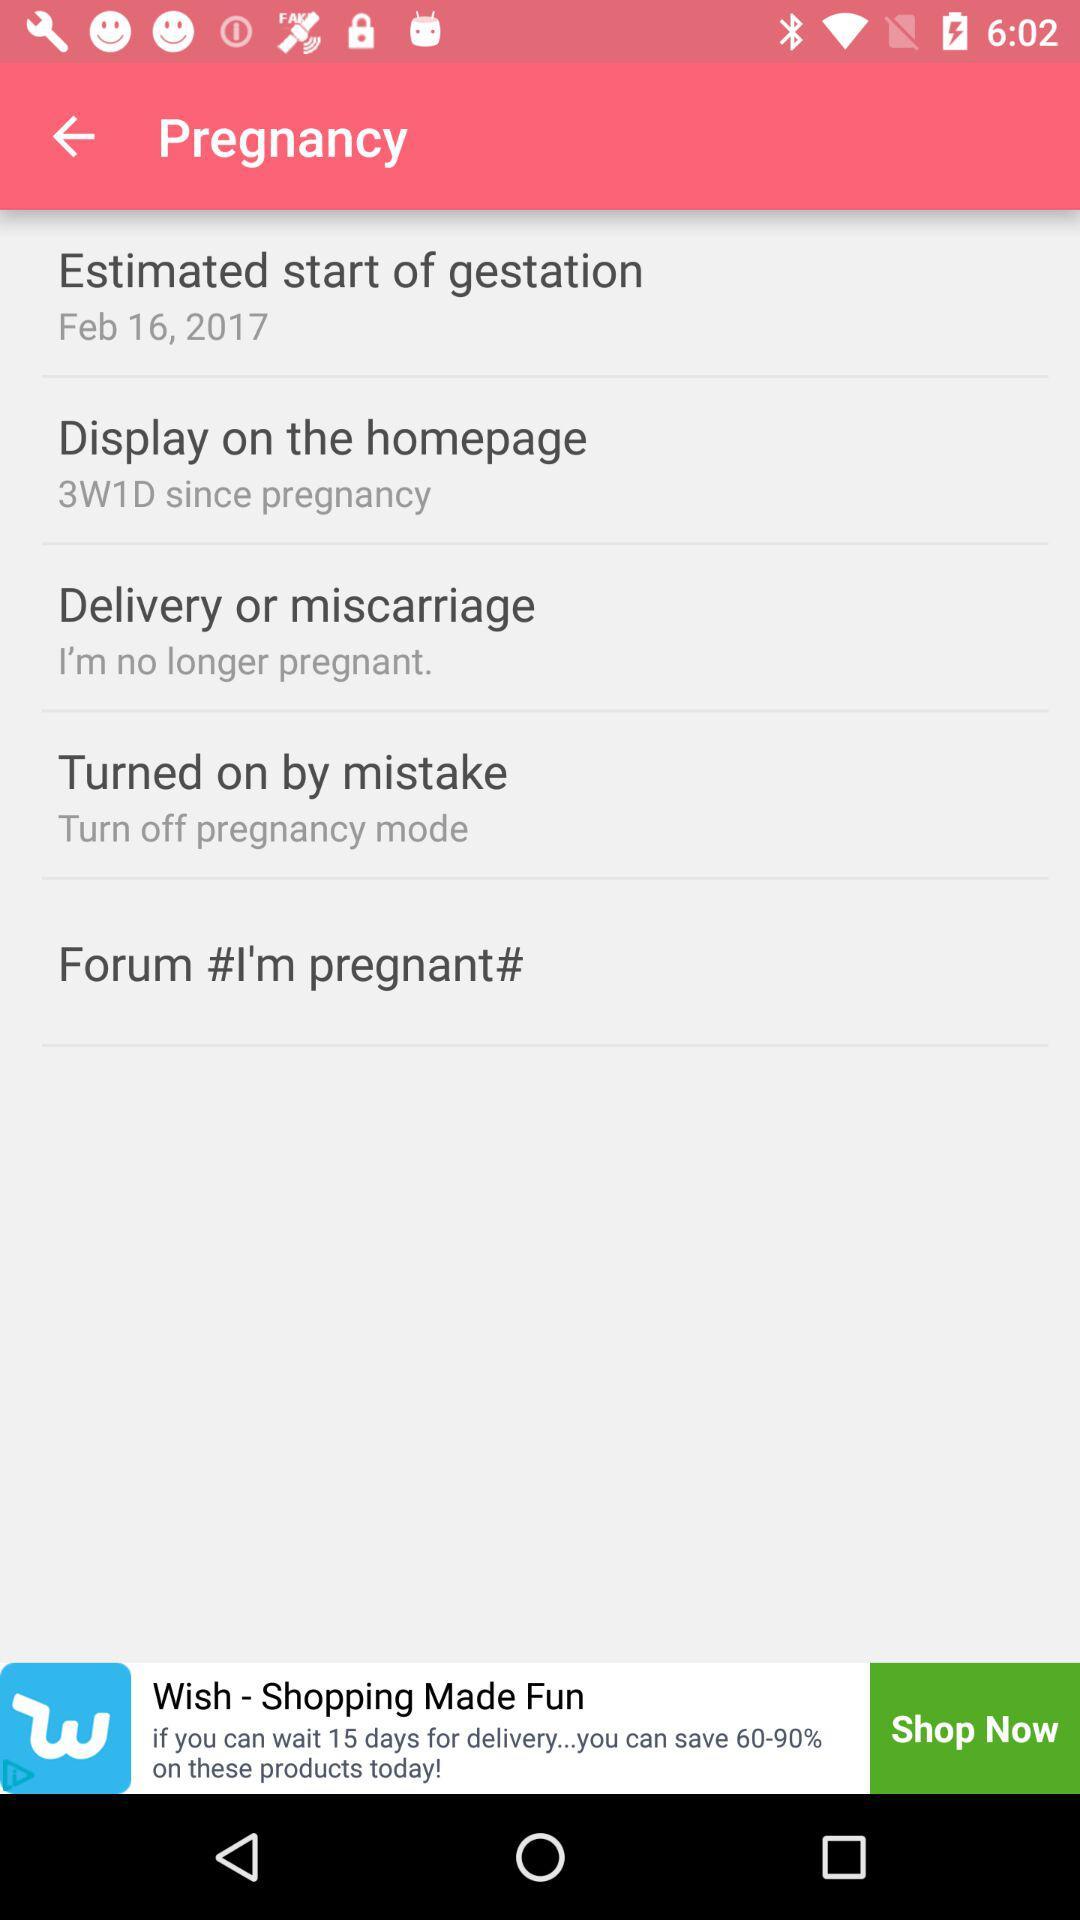 This screenshot has height=1920, width=1080. What do you see at coordinates (72, 135) in the screenshot?
I see `icon next to pregnancy` at bounding box center [72, 135].